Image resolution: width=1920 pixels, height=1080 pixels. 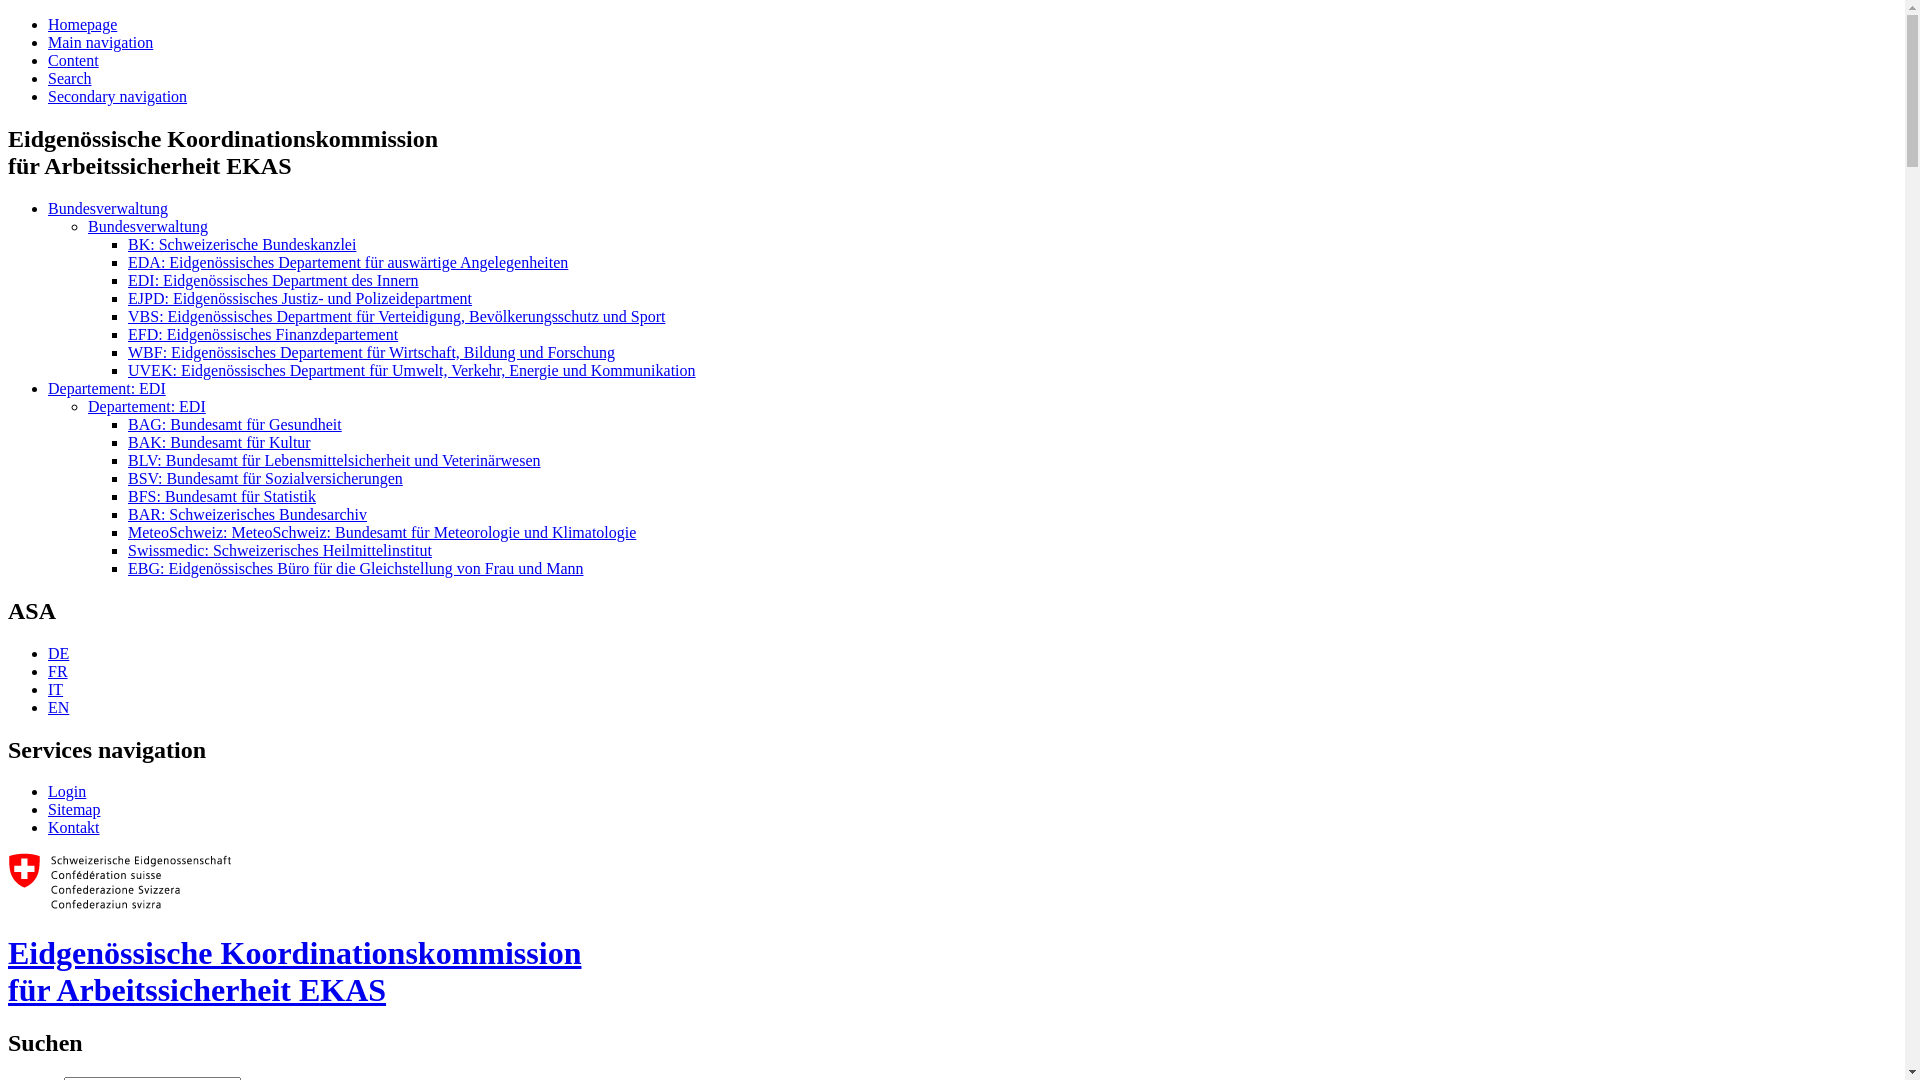 I want to click on 'IT', so click(x=55, y=688).